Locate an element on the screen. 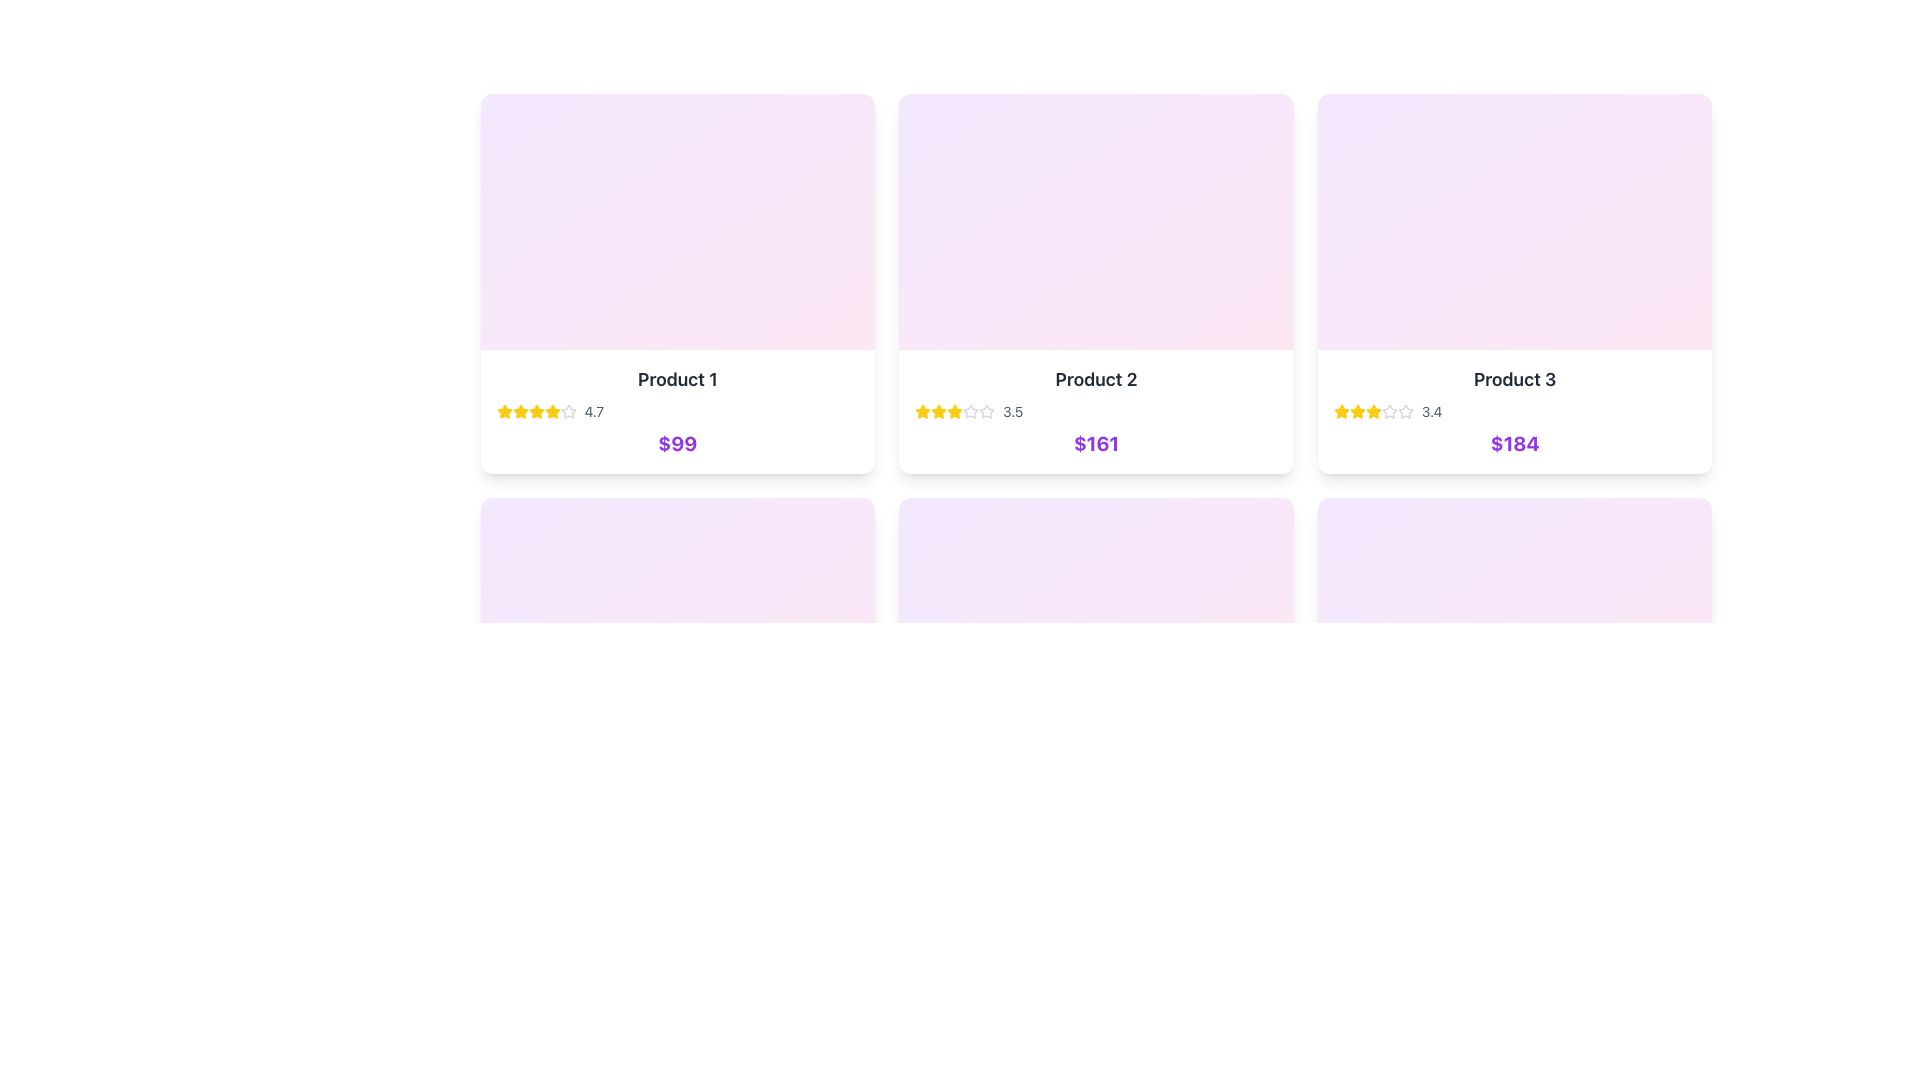 This screenshot has height=1080, width=1920. fifth star icon in the rating system of the 'Product 1' card, which indicates the maximum rating score in a five-star rating system is located at coordinates (567, 410).